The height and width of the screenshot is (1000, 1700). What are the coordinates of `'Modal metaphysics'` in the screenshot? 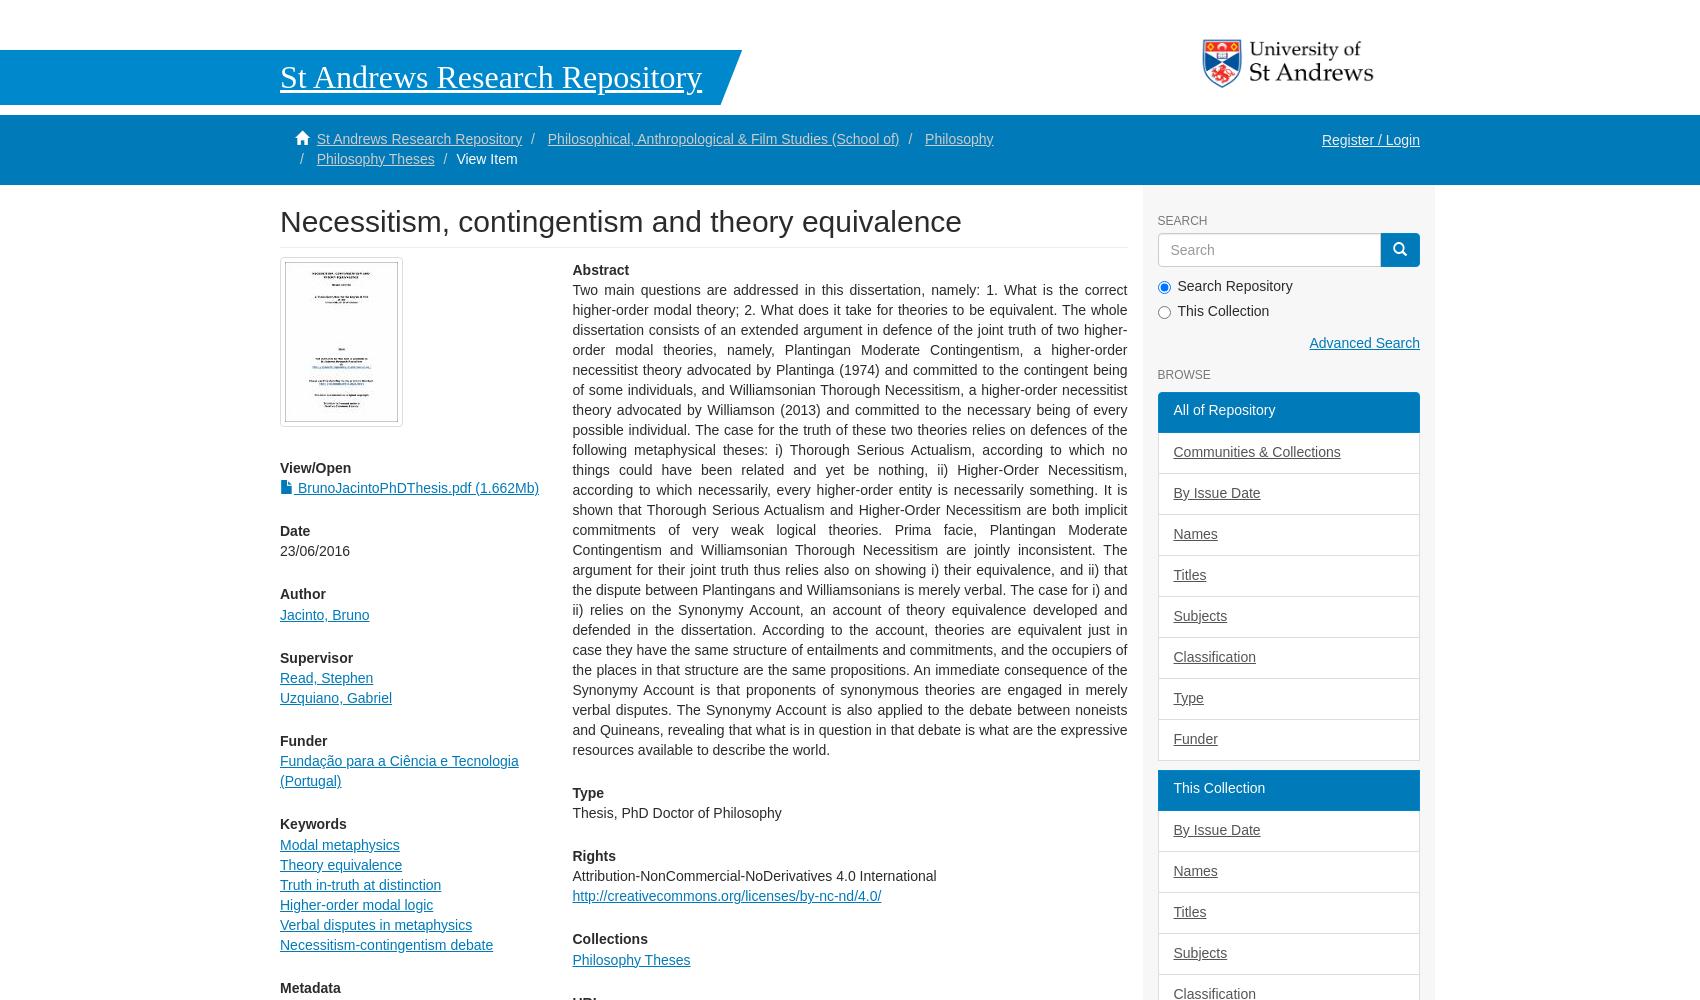 It's located at (338, 843).